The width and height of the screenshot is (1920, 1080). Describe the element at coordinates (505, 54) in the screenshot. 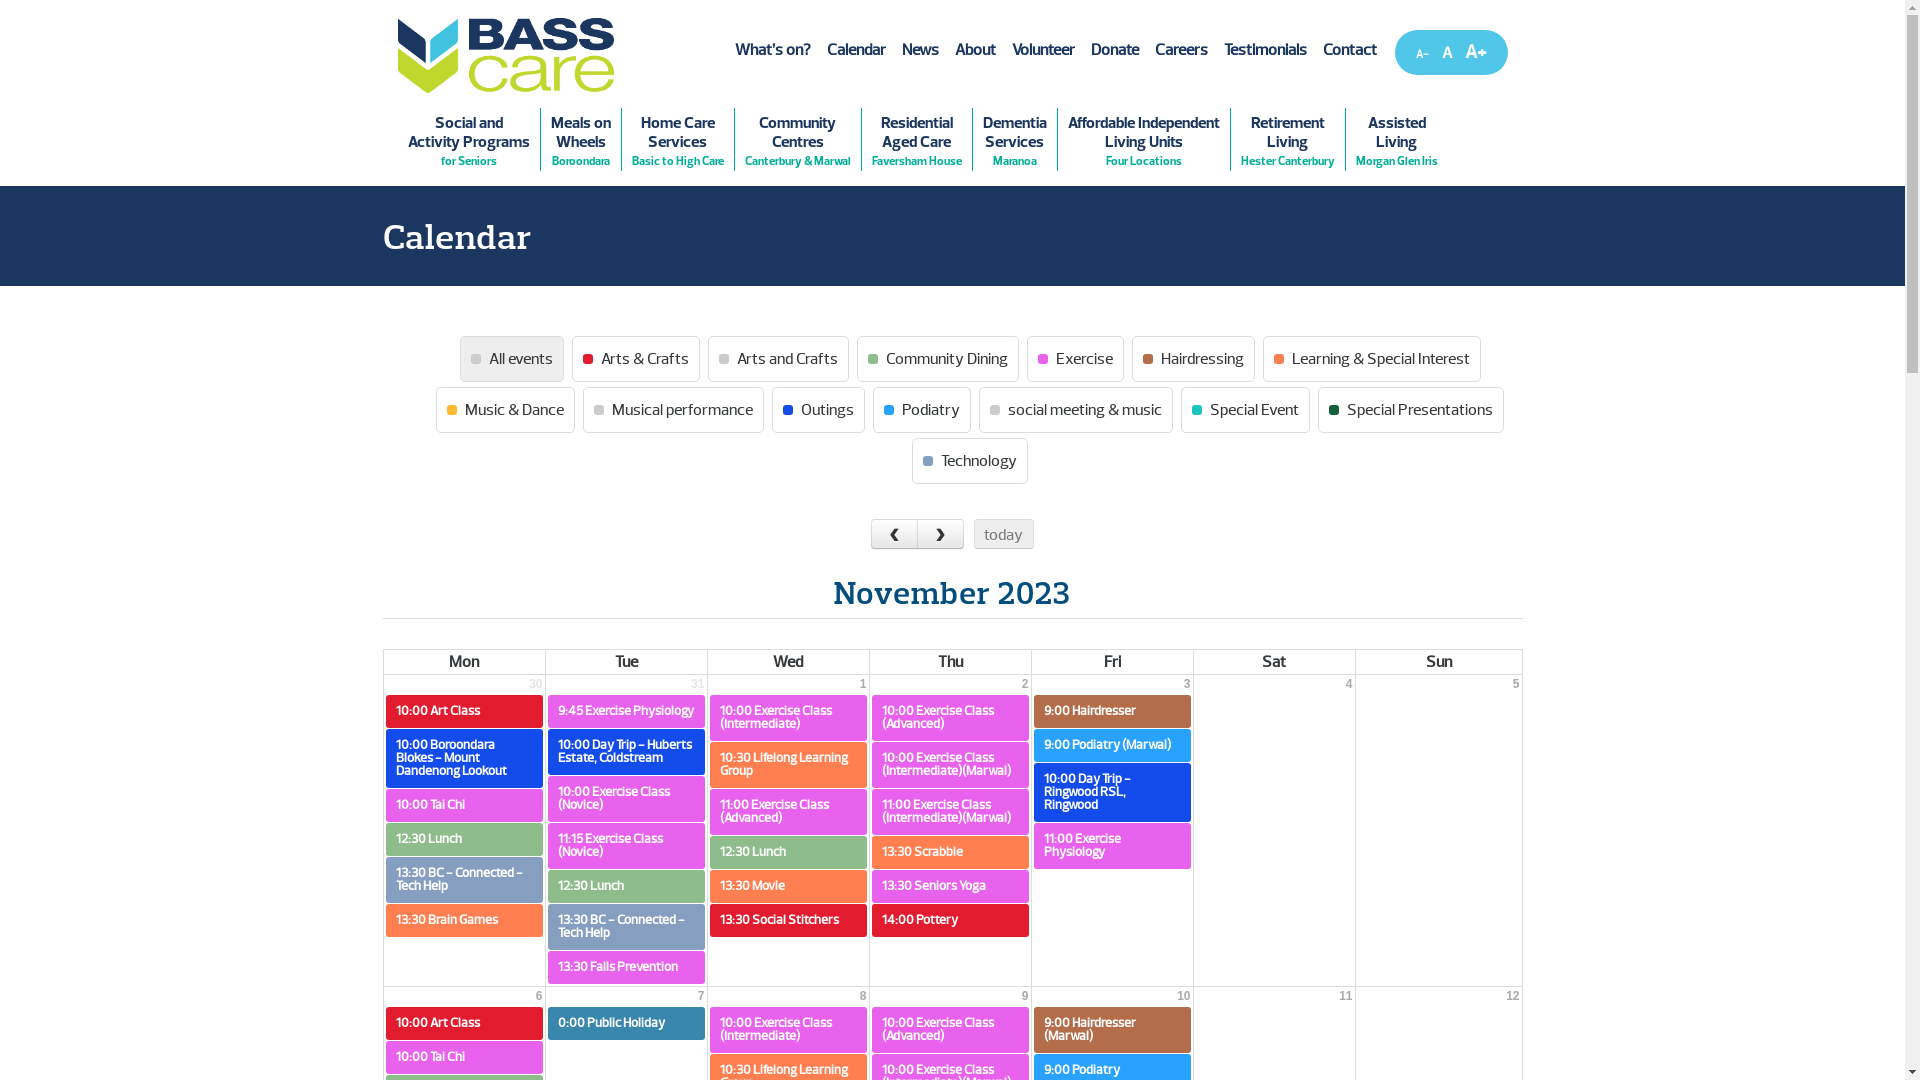

I see `'Home'` at that location.